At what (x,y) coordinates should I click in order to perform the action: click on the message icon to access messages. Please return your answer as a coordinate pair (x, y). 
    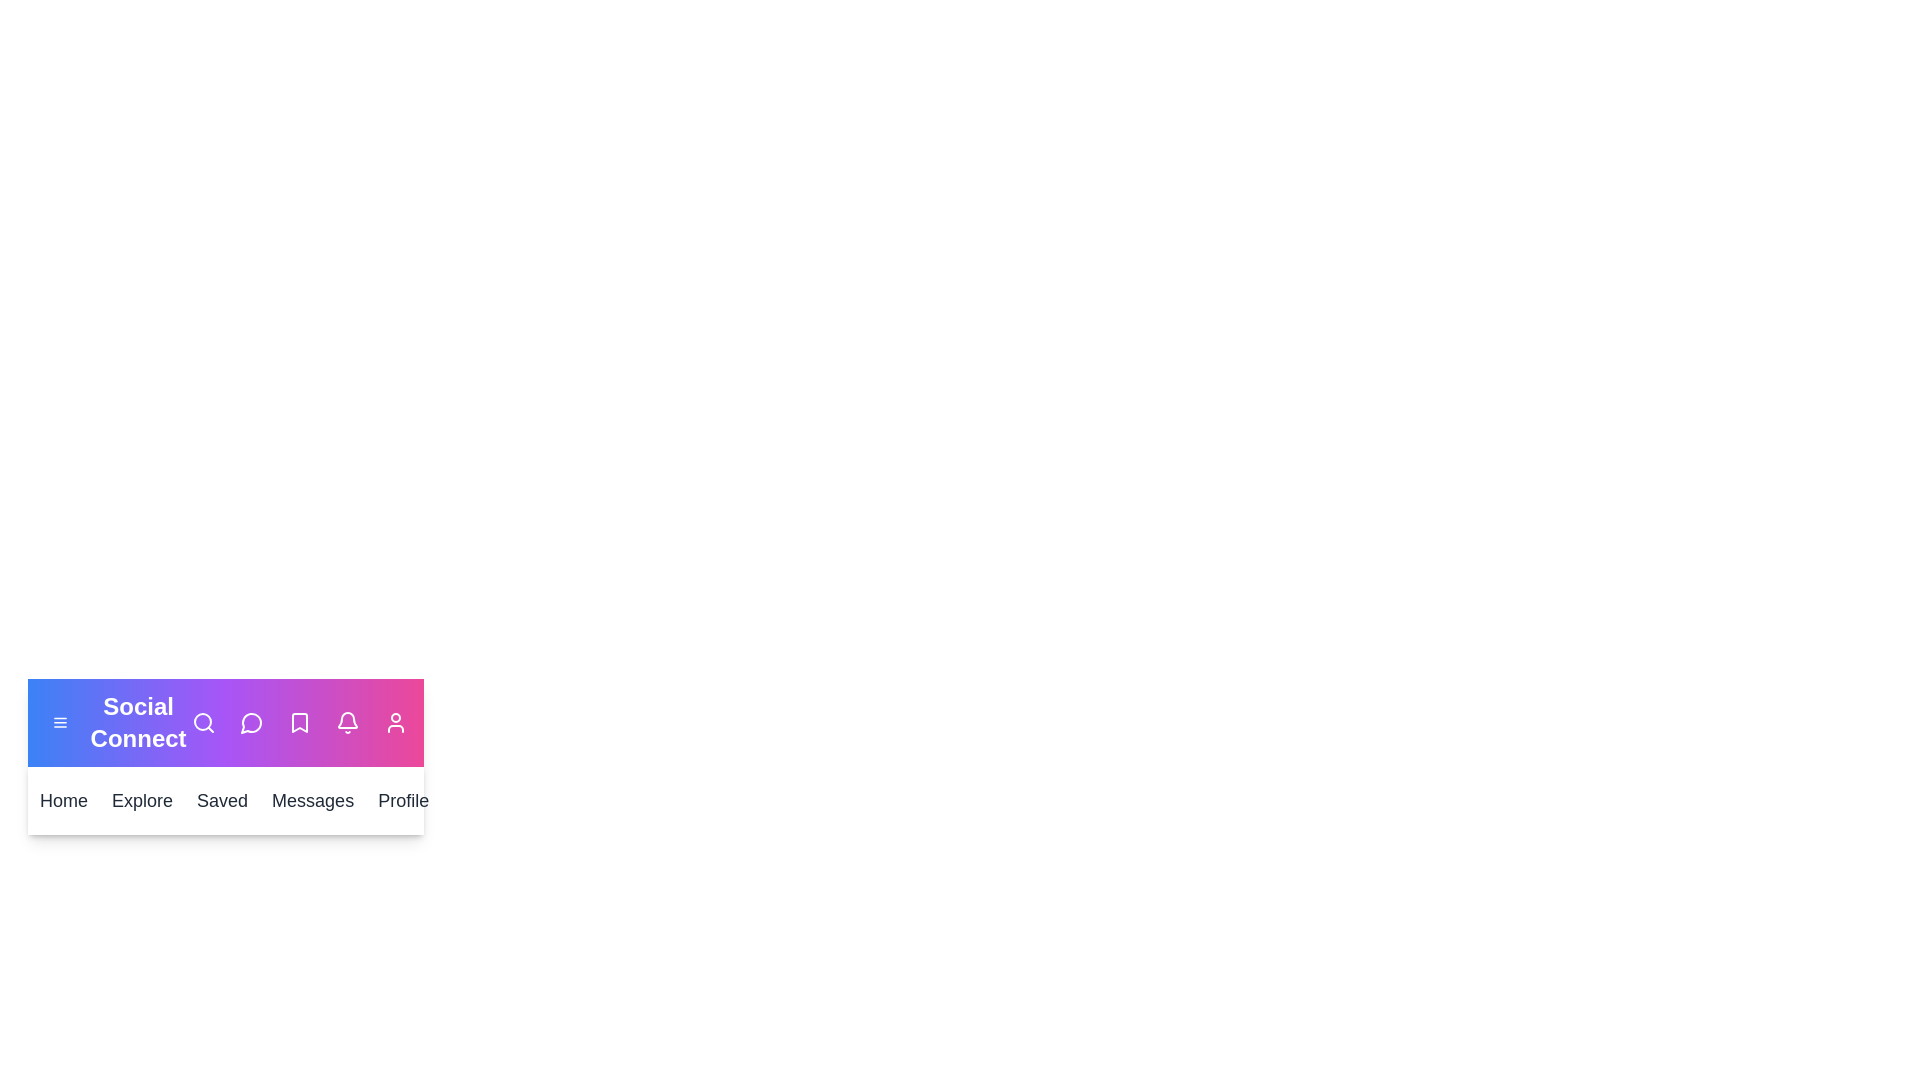
    Looking at the image, I should click on (251, 722).